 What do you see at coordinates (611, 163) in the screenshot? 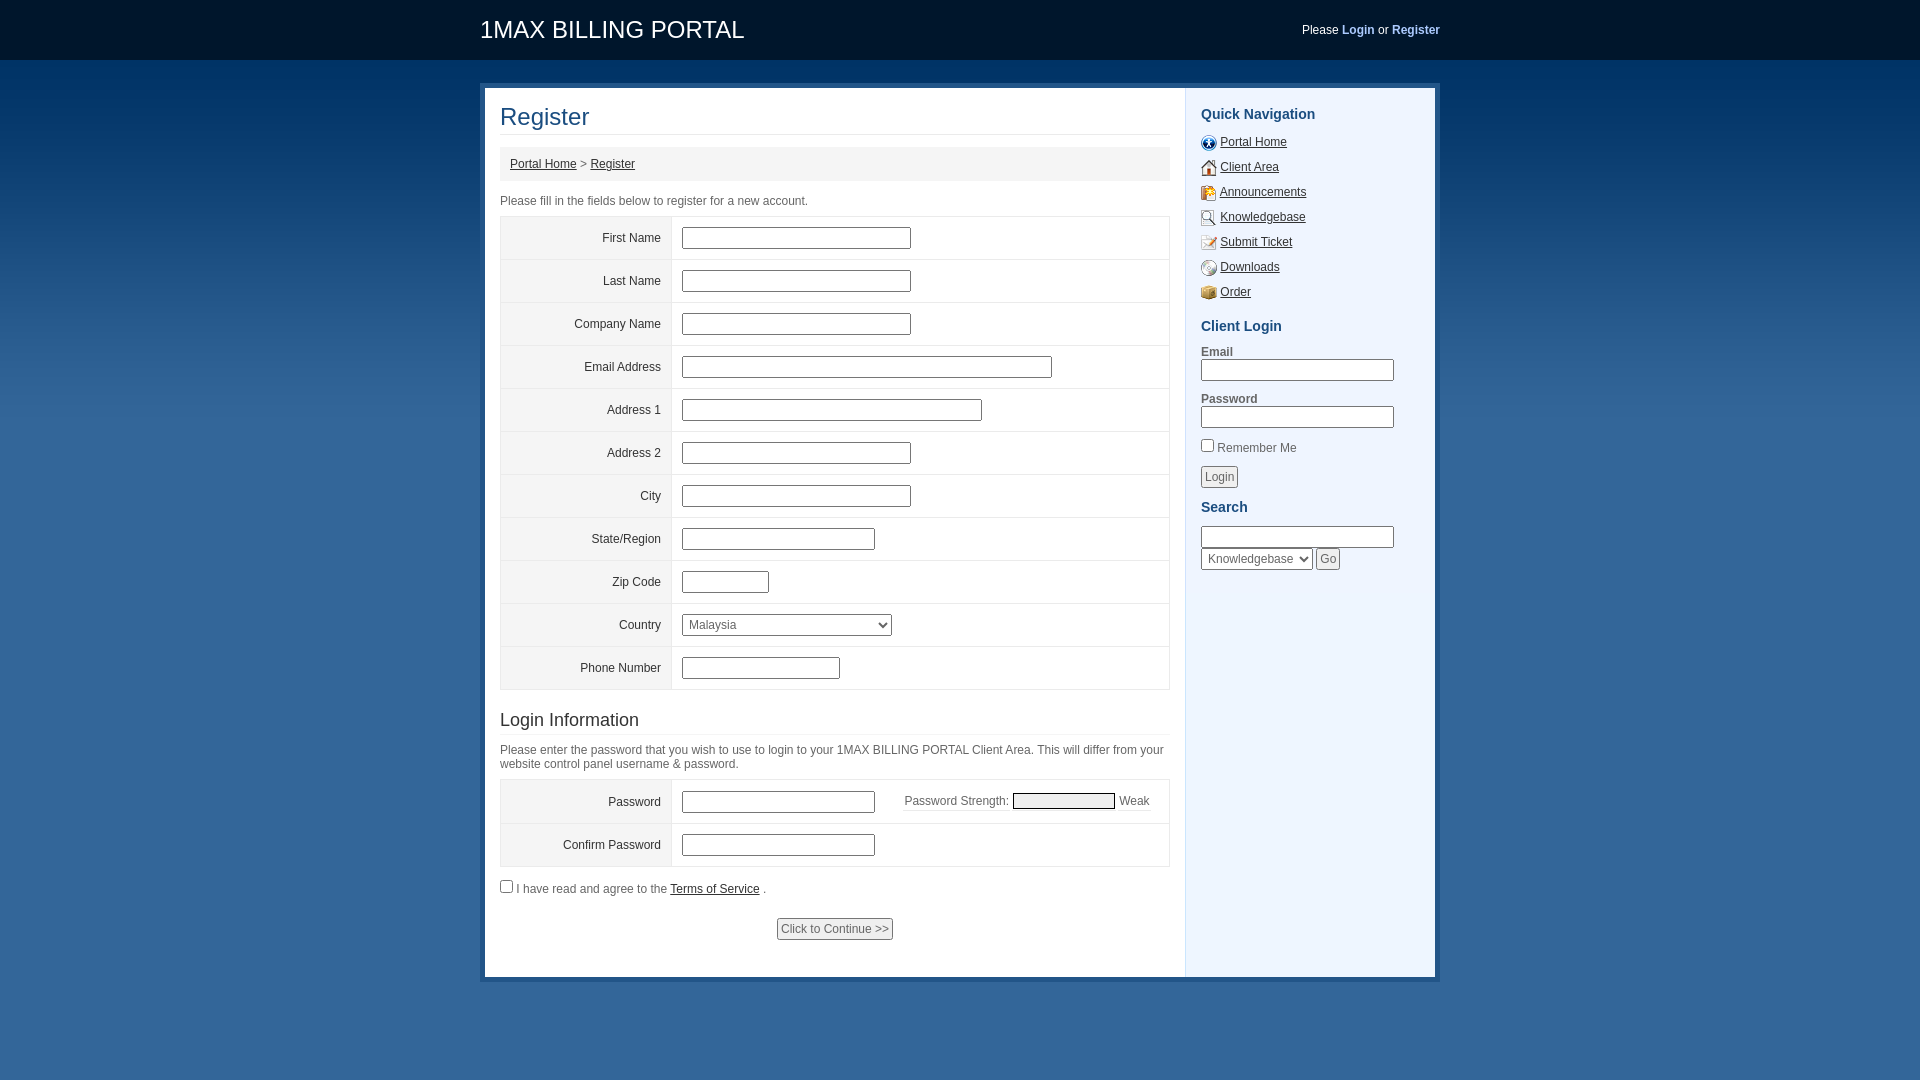
I see `'Register'` at bounding box center [611, 163].